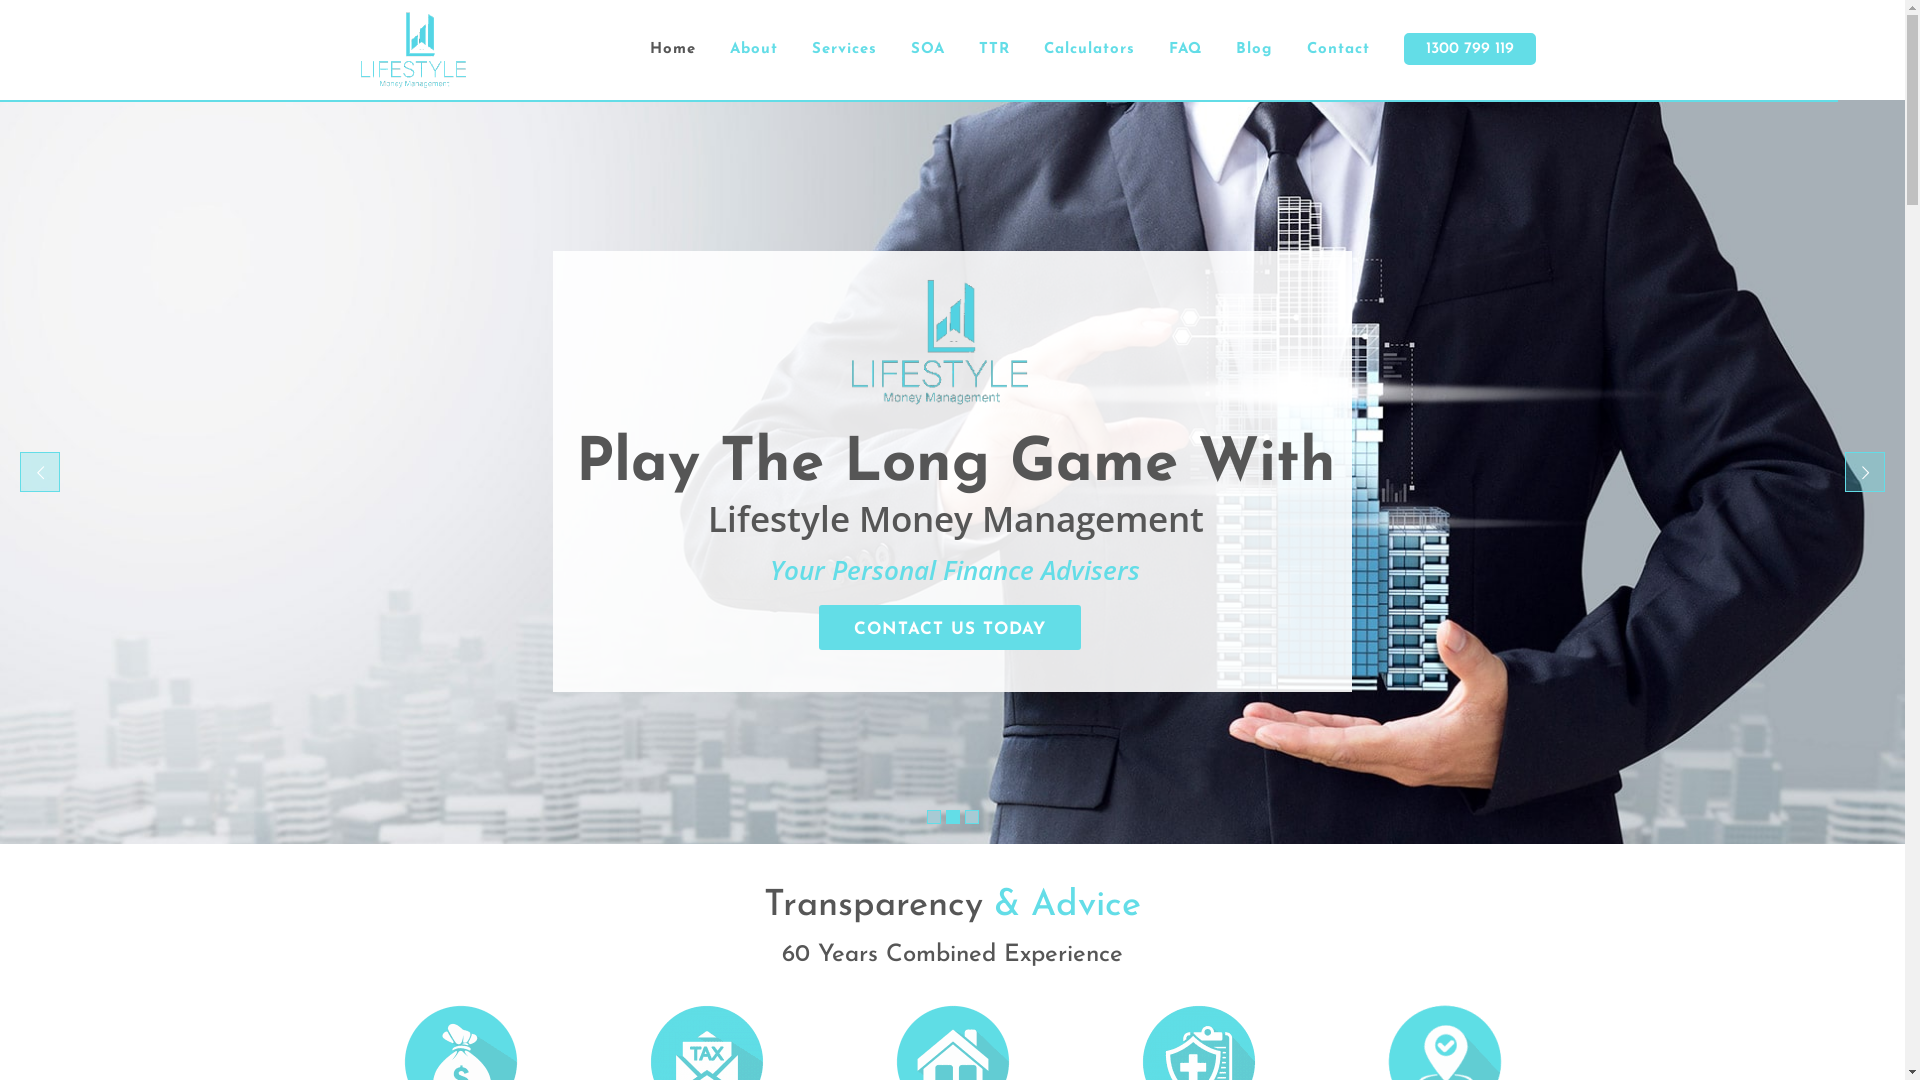  Describe the element at coordinates (1338, 49) in the screenshot. I see `'Contact'` at that location.